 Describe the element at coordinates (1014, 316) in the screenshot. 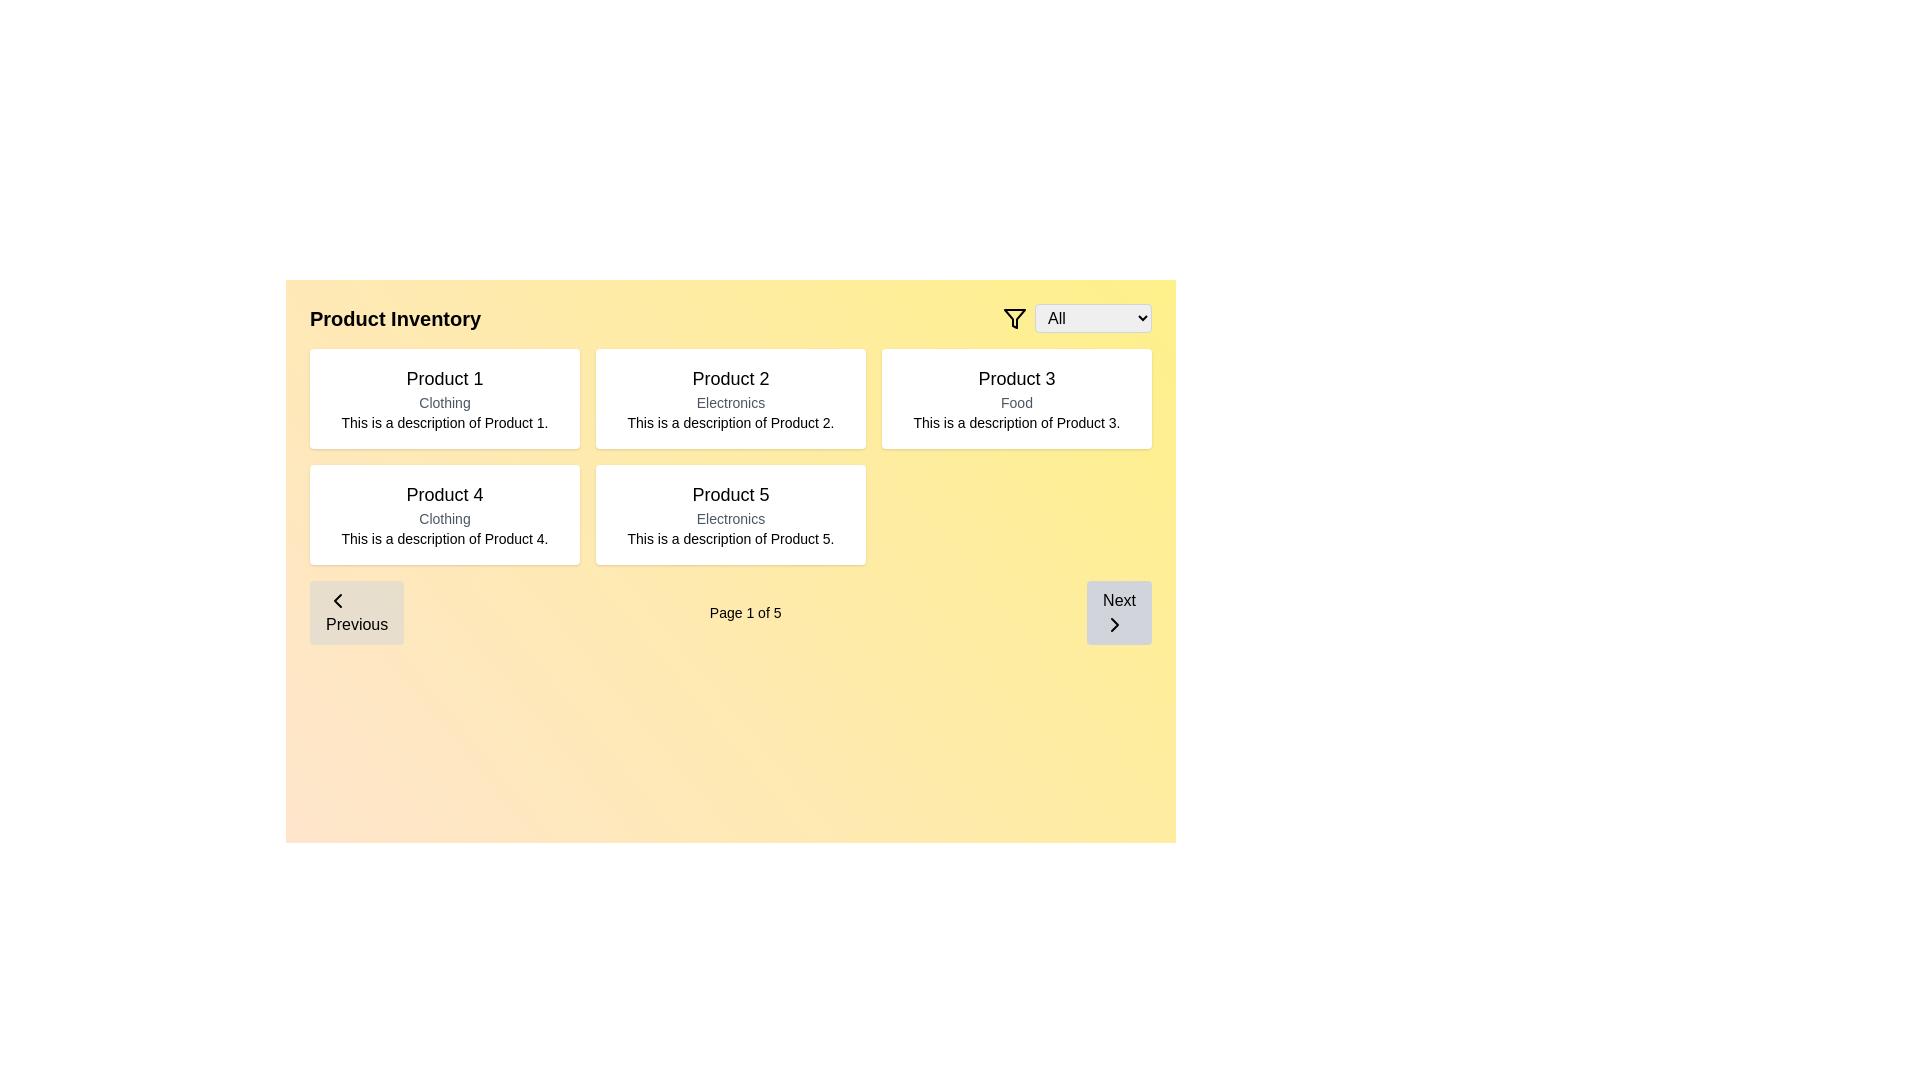

I see `the triangular funnel icon located near the top-right corner of the interface, immediately to the left of the 'All' dropdown menu` at that location.